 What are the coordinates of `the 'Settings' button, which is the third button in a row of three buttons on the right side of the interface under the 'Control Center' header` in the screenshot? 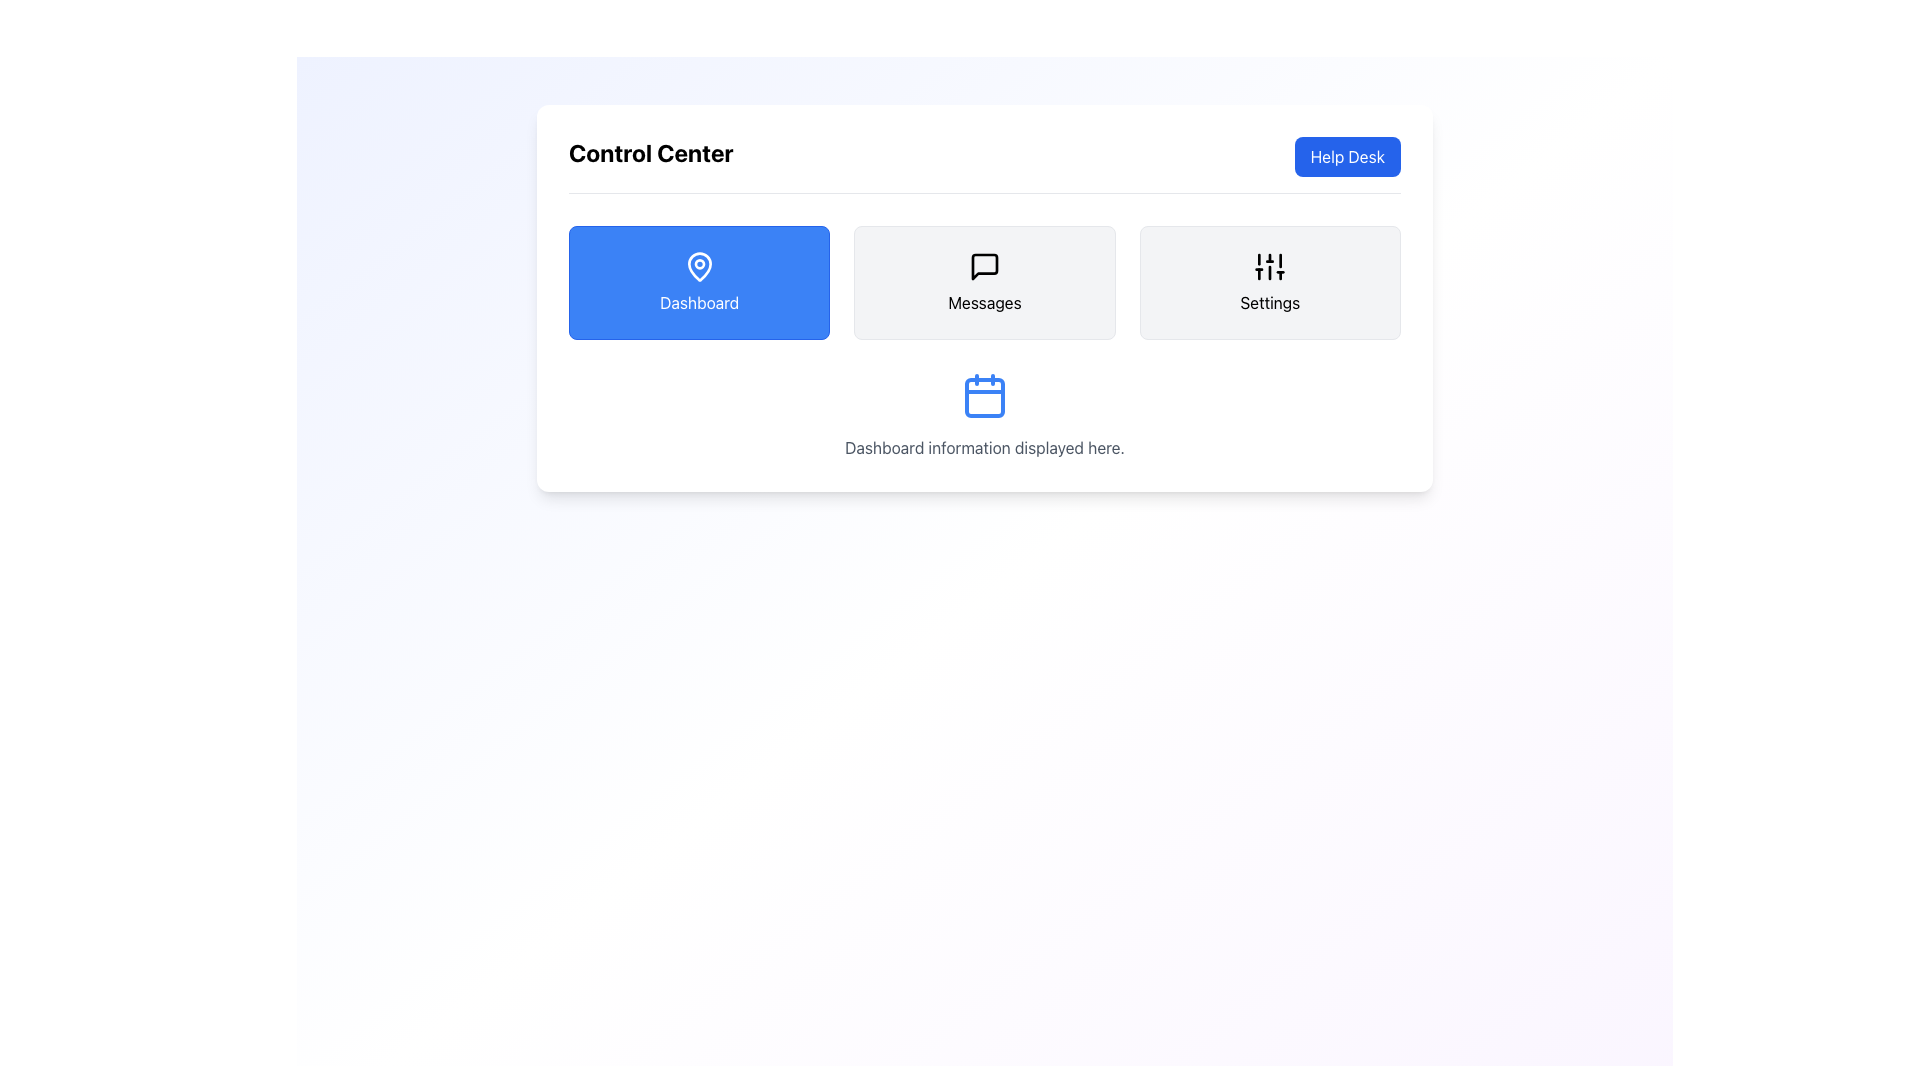 It's located at (1269, 282).